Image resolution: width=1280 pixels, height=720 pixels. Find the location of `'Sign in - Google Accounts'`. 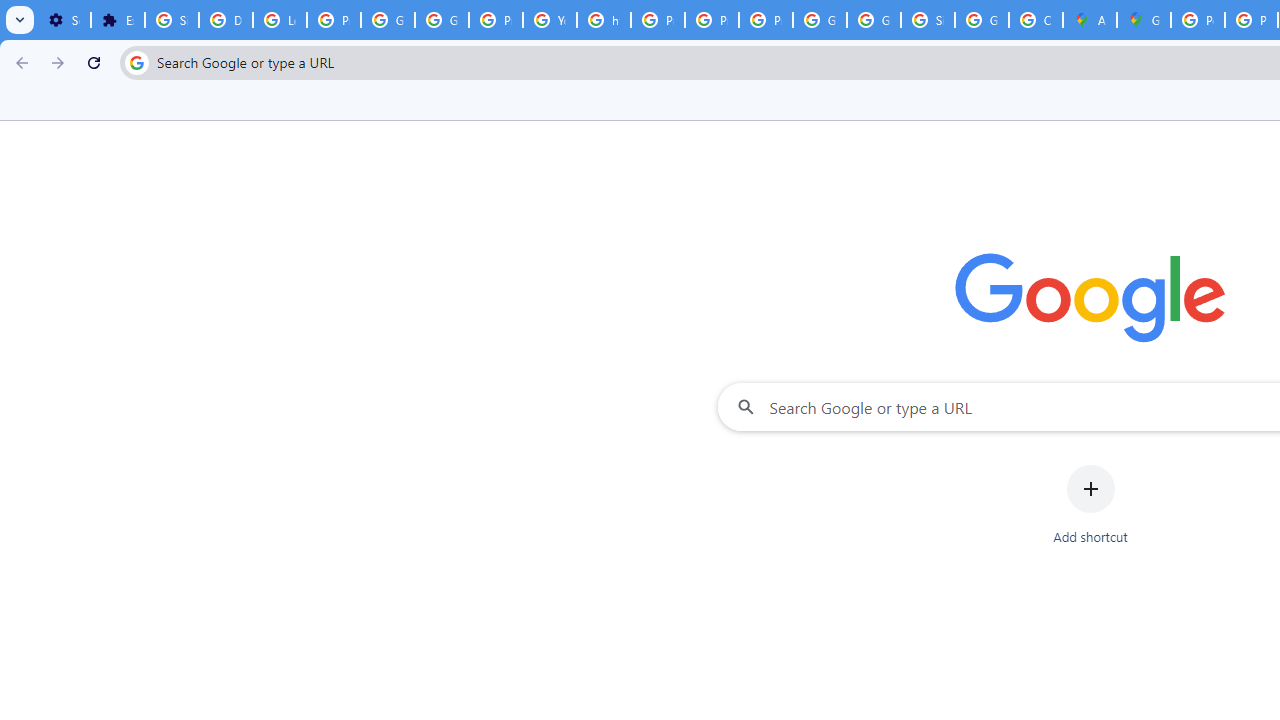

'Sign in - Google Accounts' is located at coordinates (927, 20).